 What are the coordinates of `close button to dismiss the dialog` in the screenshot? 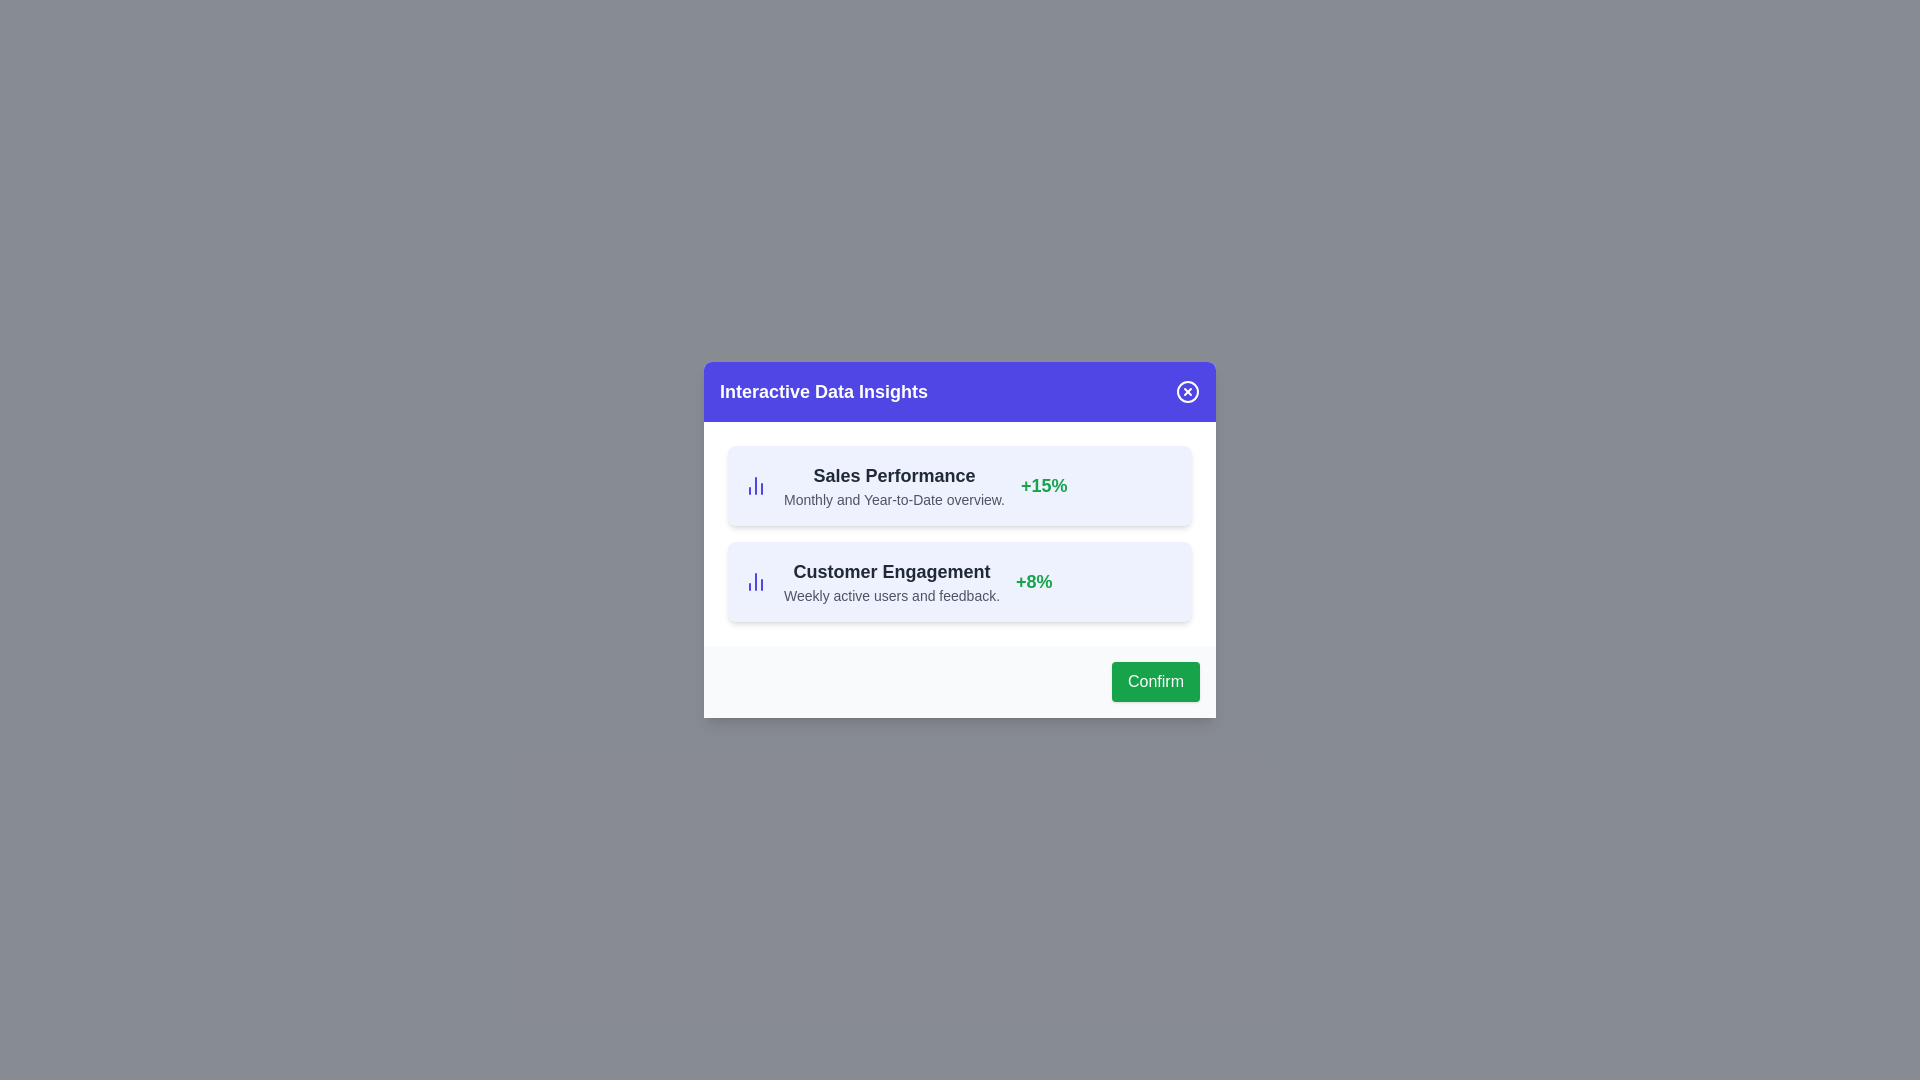 It's located at (1188, 392).